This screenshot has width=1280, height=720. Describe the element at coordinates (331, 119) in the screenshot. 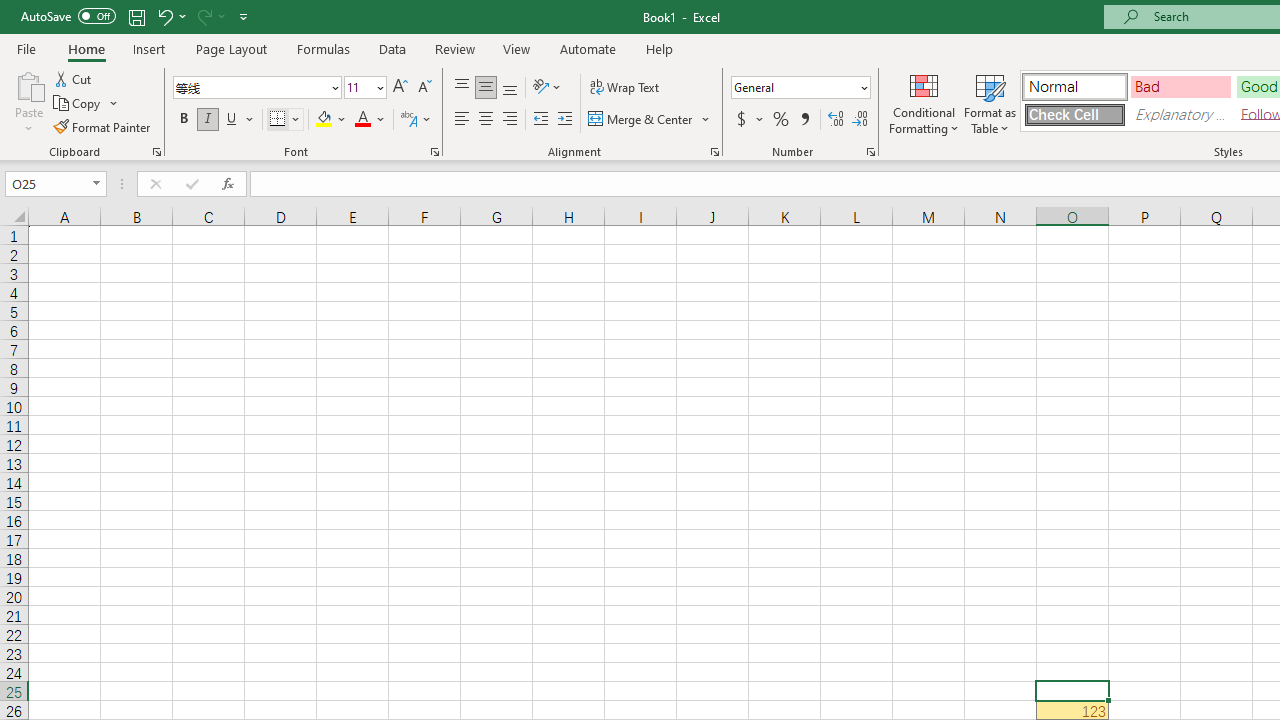

I see `'Fill Color'` at that location.